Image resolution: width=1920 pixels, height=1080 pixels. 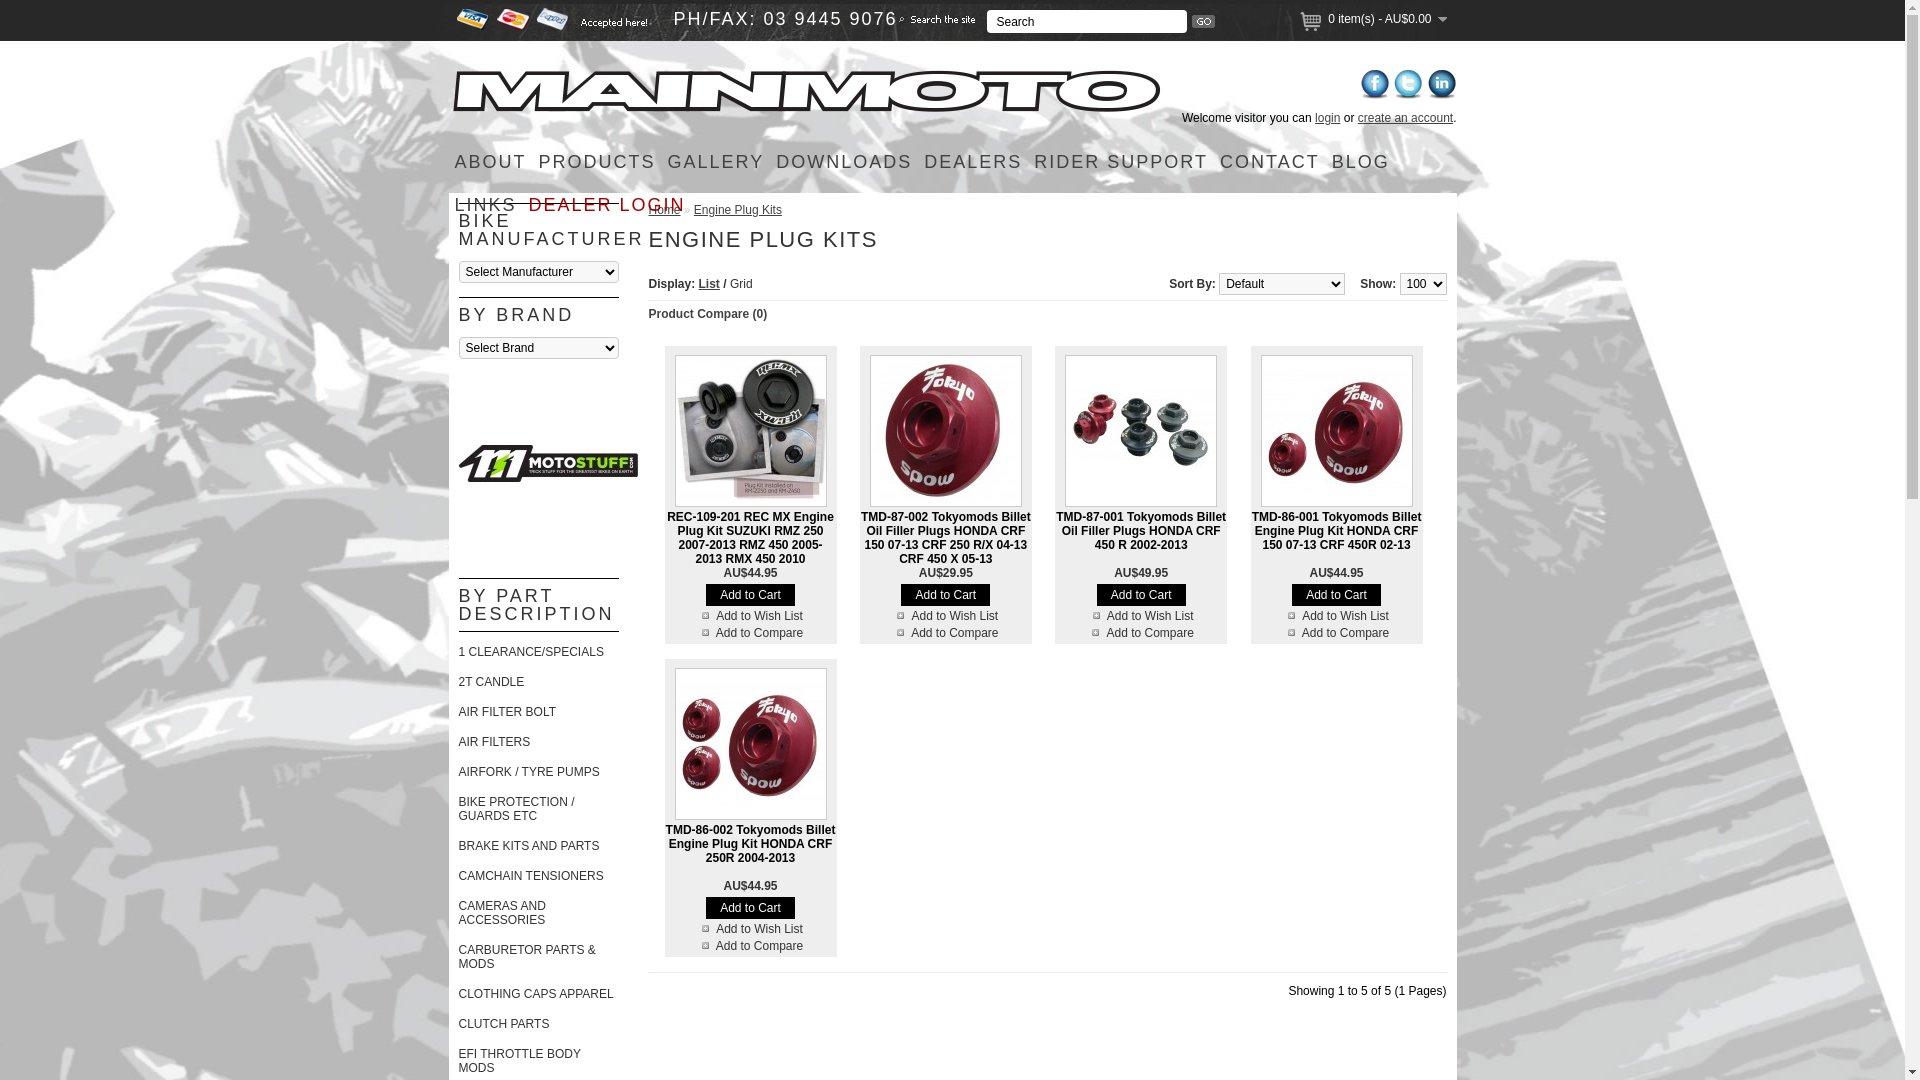 What do you see at coordinates (530, 874) in the screenshot?
I see `'CAMCHAIN TENSIONERS'` at bounding box center [530, 874].